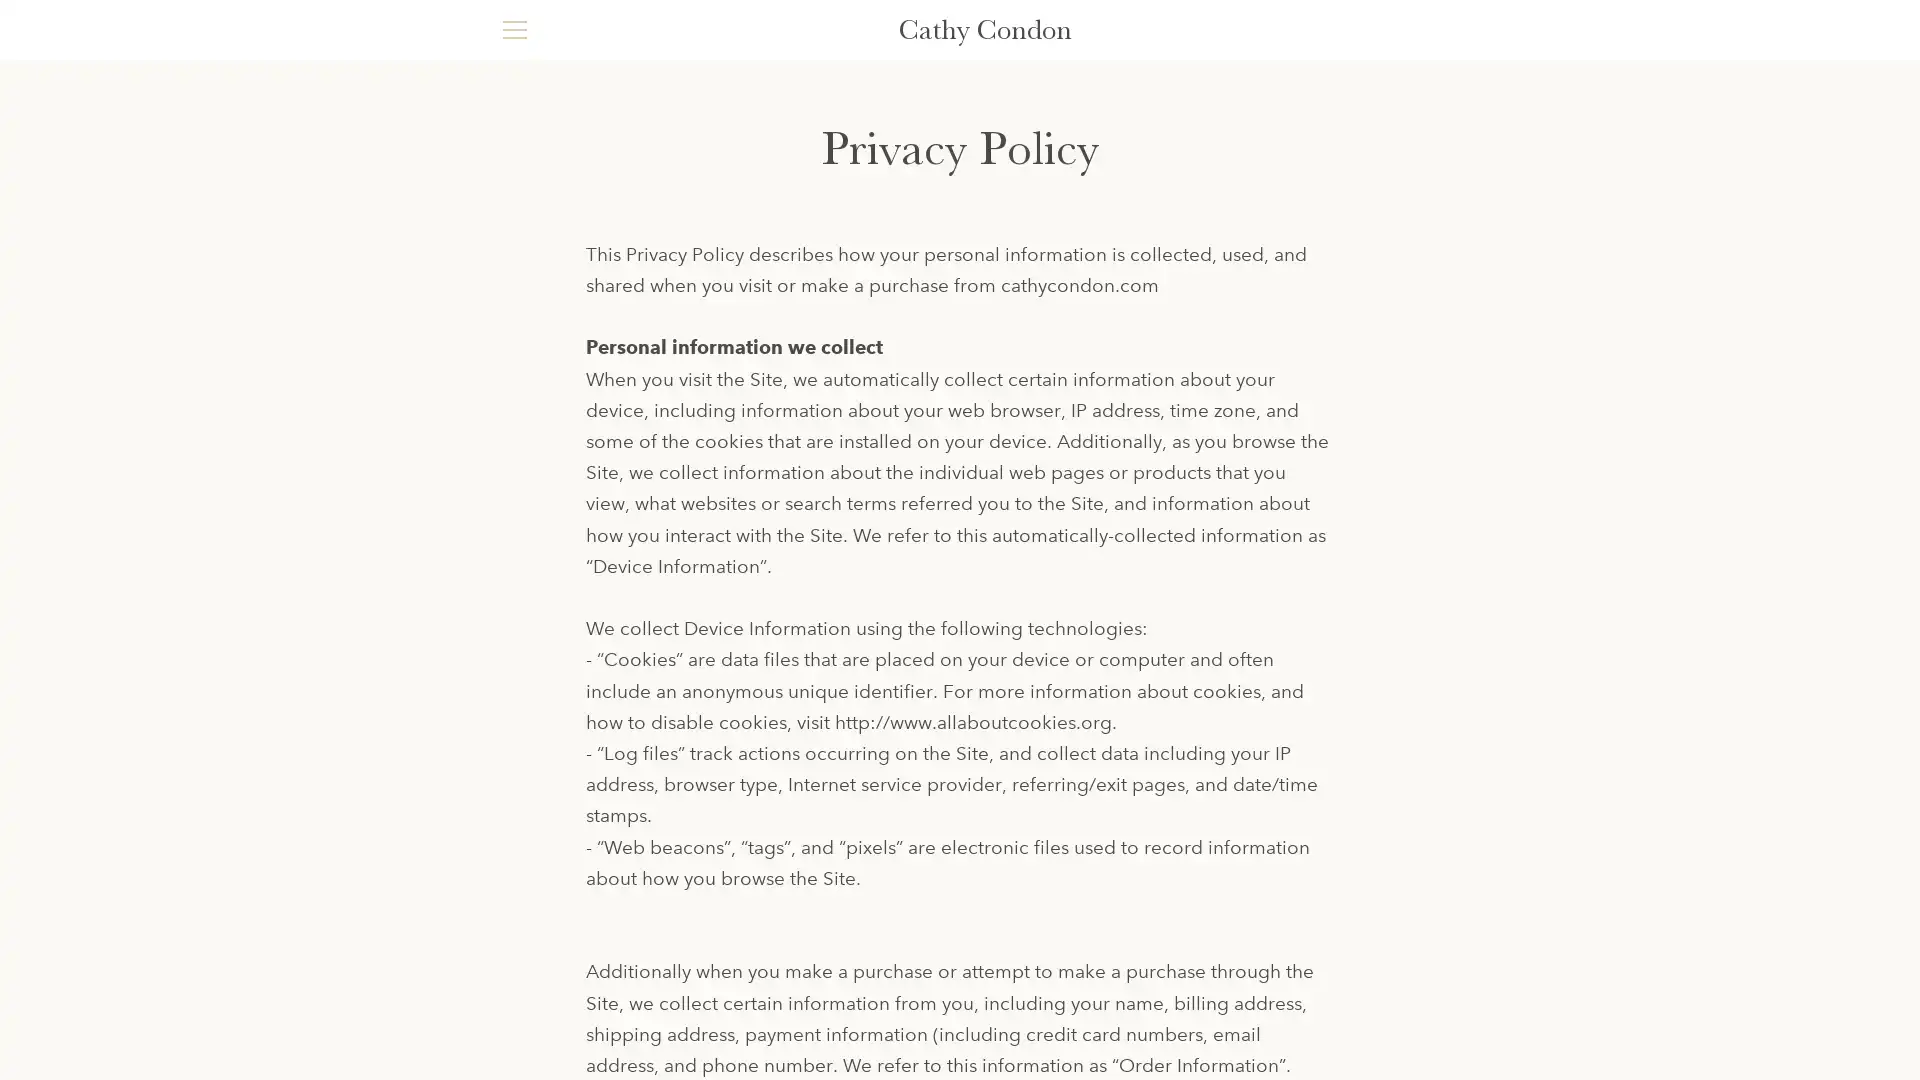  What do you see at coordinates (1059, 733) in the screenshot?
I see `SEARCH AGAIN` at bounding box center [1059, 733].